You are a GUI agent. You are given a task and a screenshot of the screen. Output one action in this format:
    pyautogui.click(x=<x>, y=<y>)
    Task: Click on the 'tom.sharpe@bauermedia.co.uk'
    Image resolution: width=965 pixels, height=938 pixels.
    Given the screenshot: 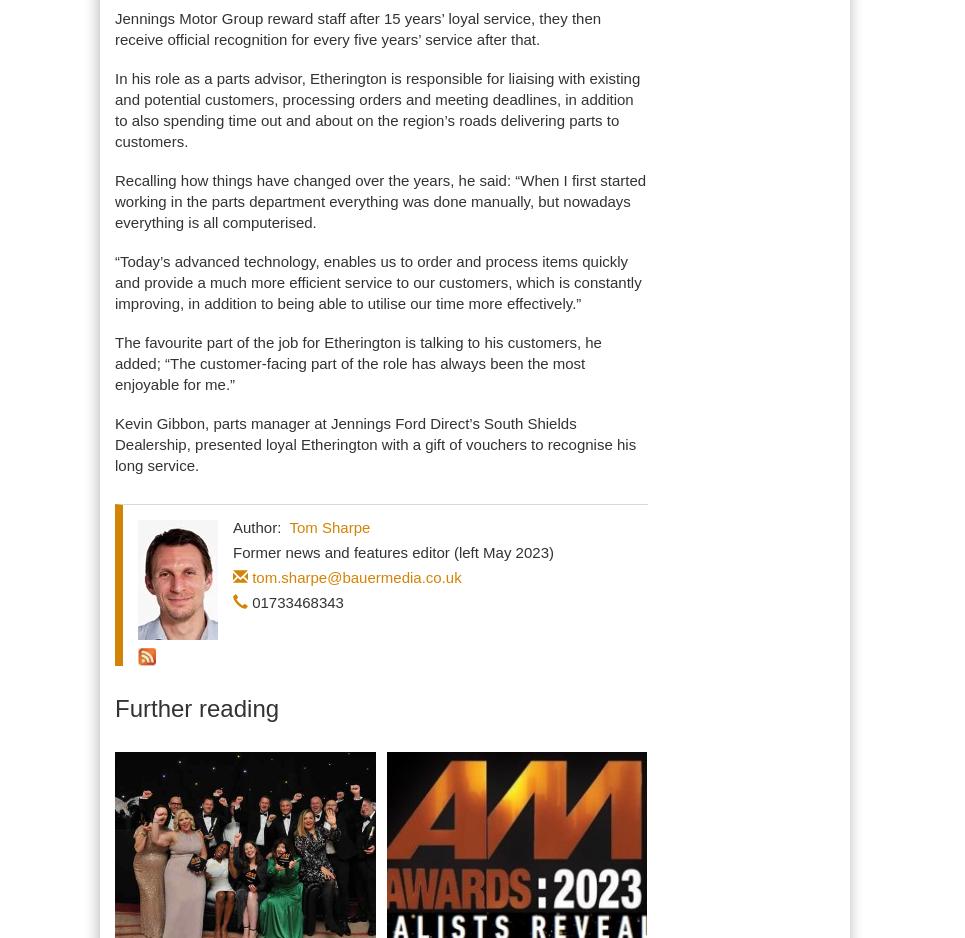 What is the action you would take?
    pyautogui.click(x=356, y=576)
    